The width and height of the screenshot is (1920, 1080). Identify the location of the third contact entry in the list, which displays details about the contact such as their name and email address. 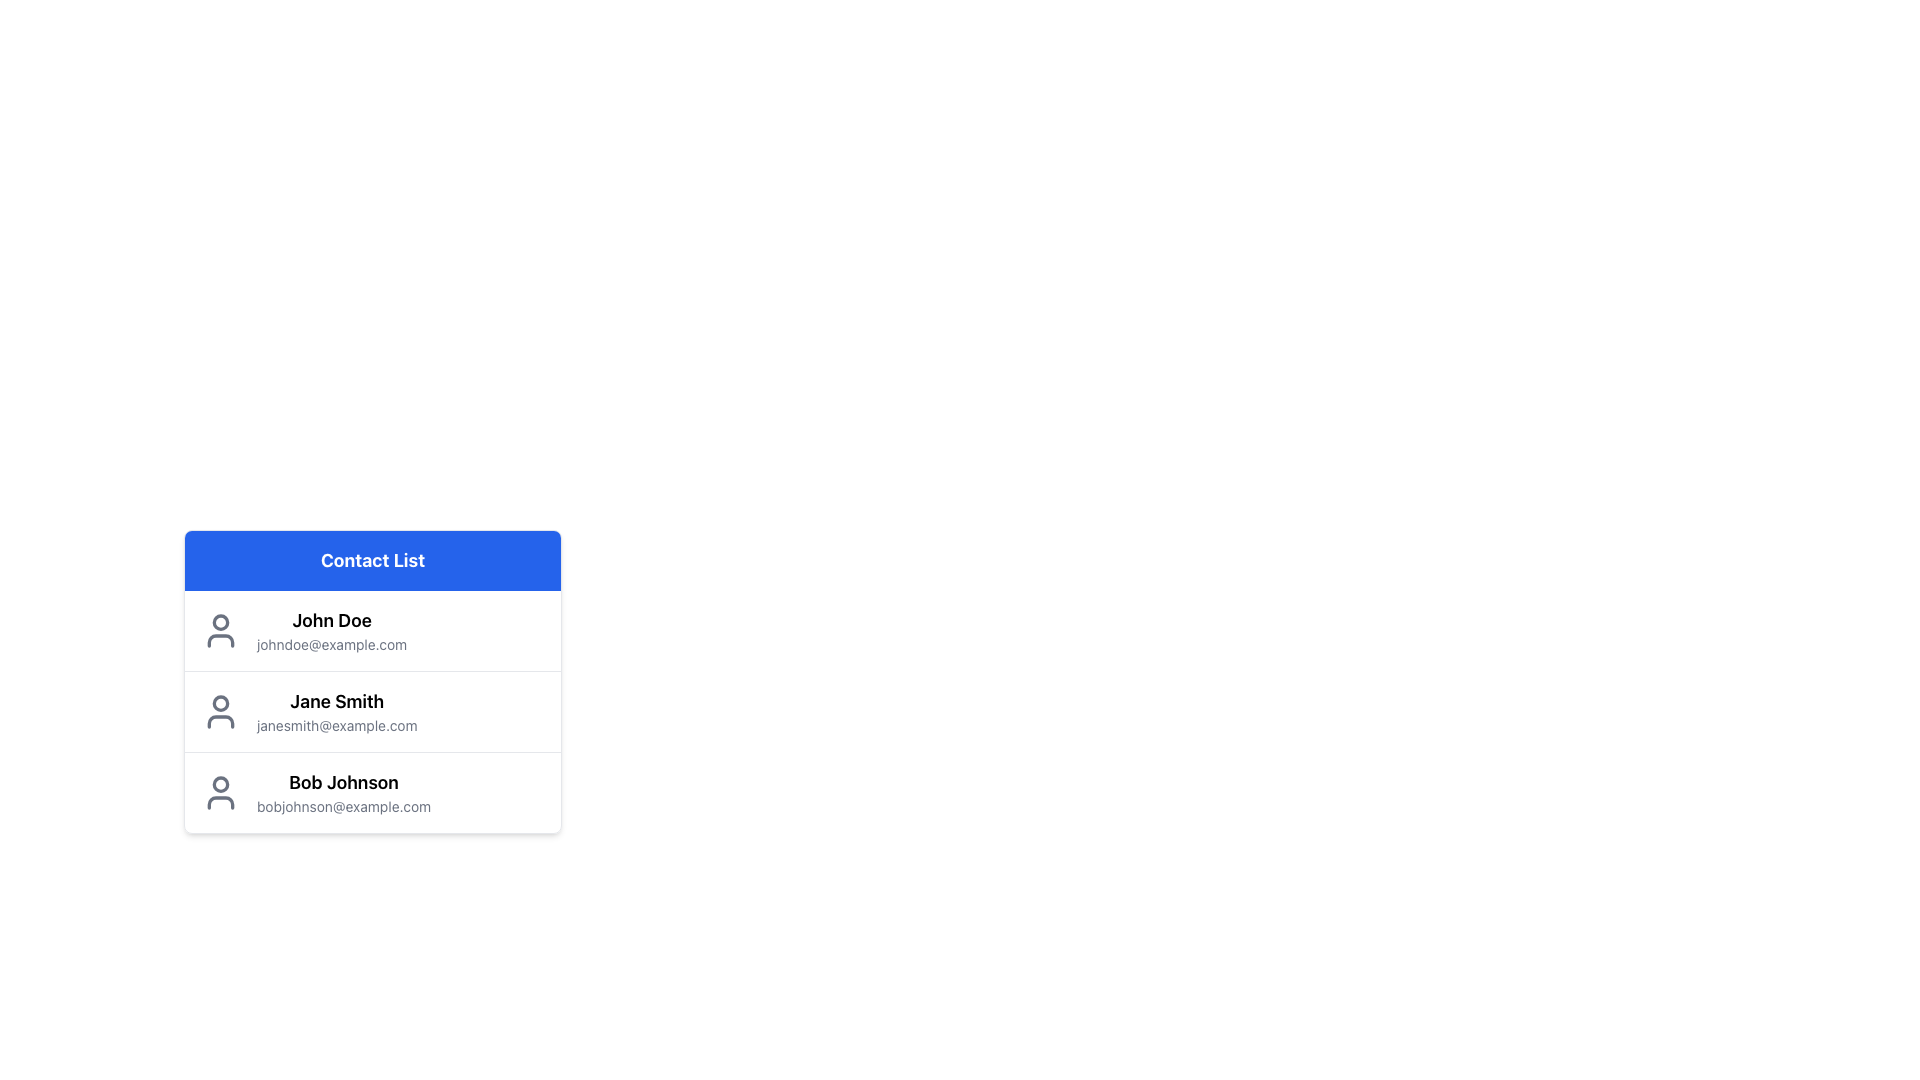
(373, 791).